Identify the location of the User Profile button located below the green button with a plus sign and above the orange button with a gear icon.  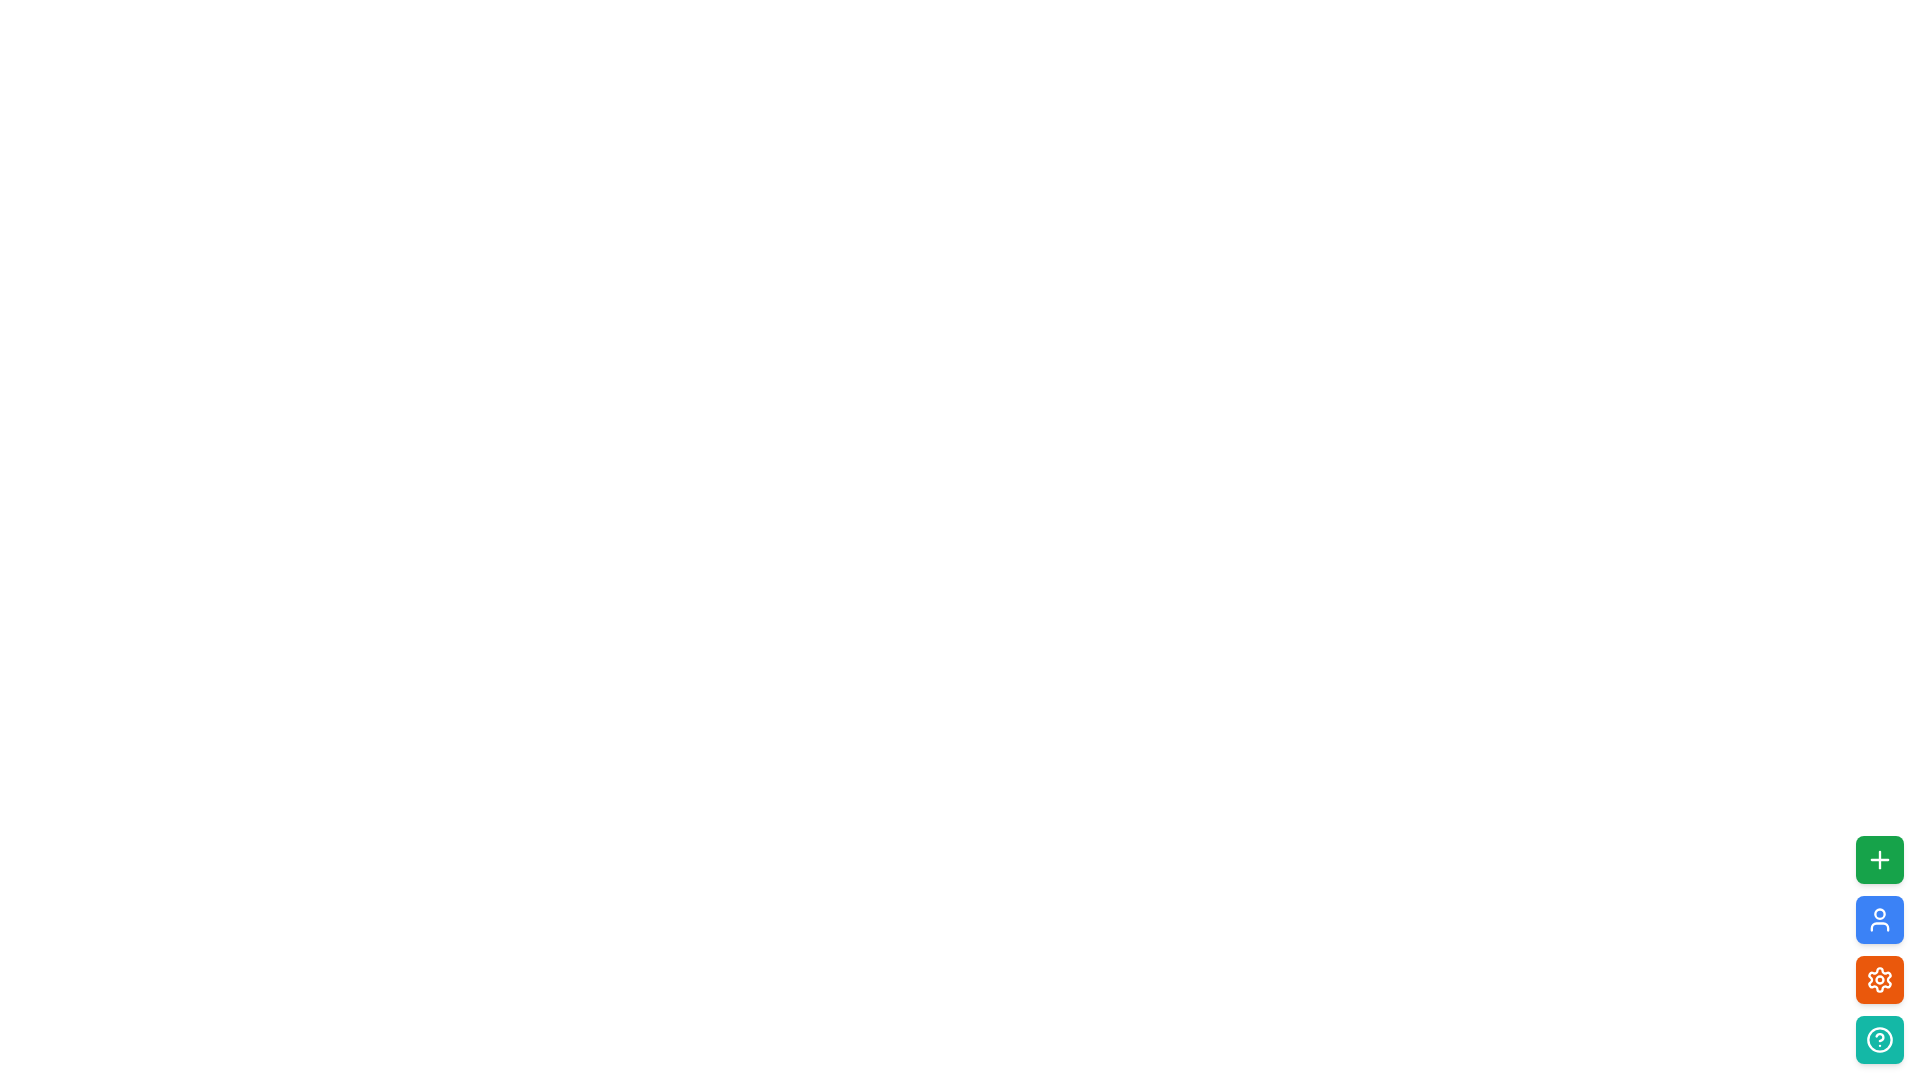
(1879, 920).